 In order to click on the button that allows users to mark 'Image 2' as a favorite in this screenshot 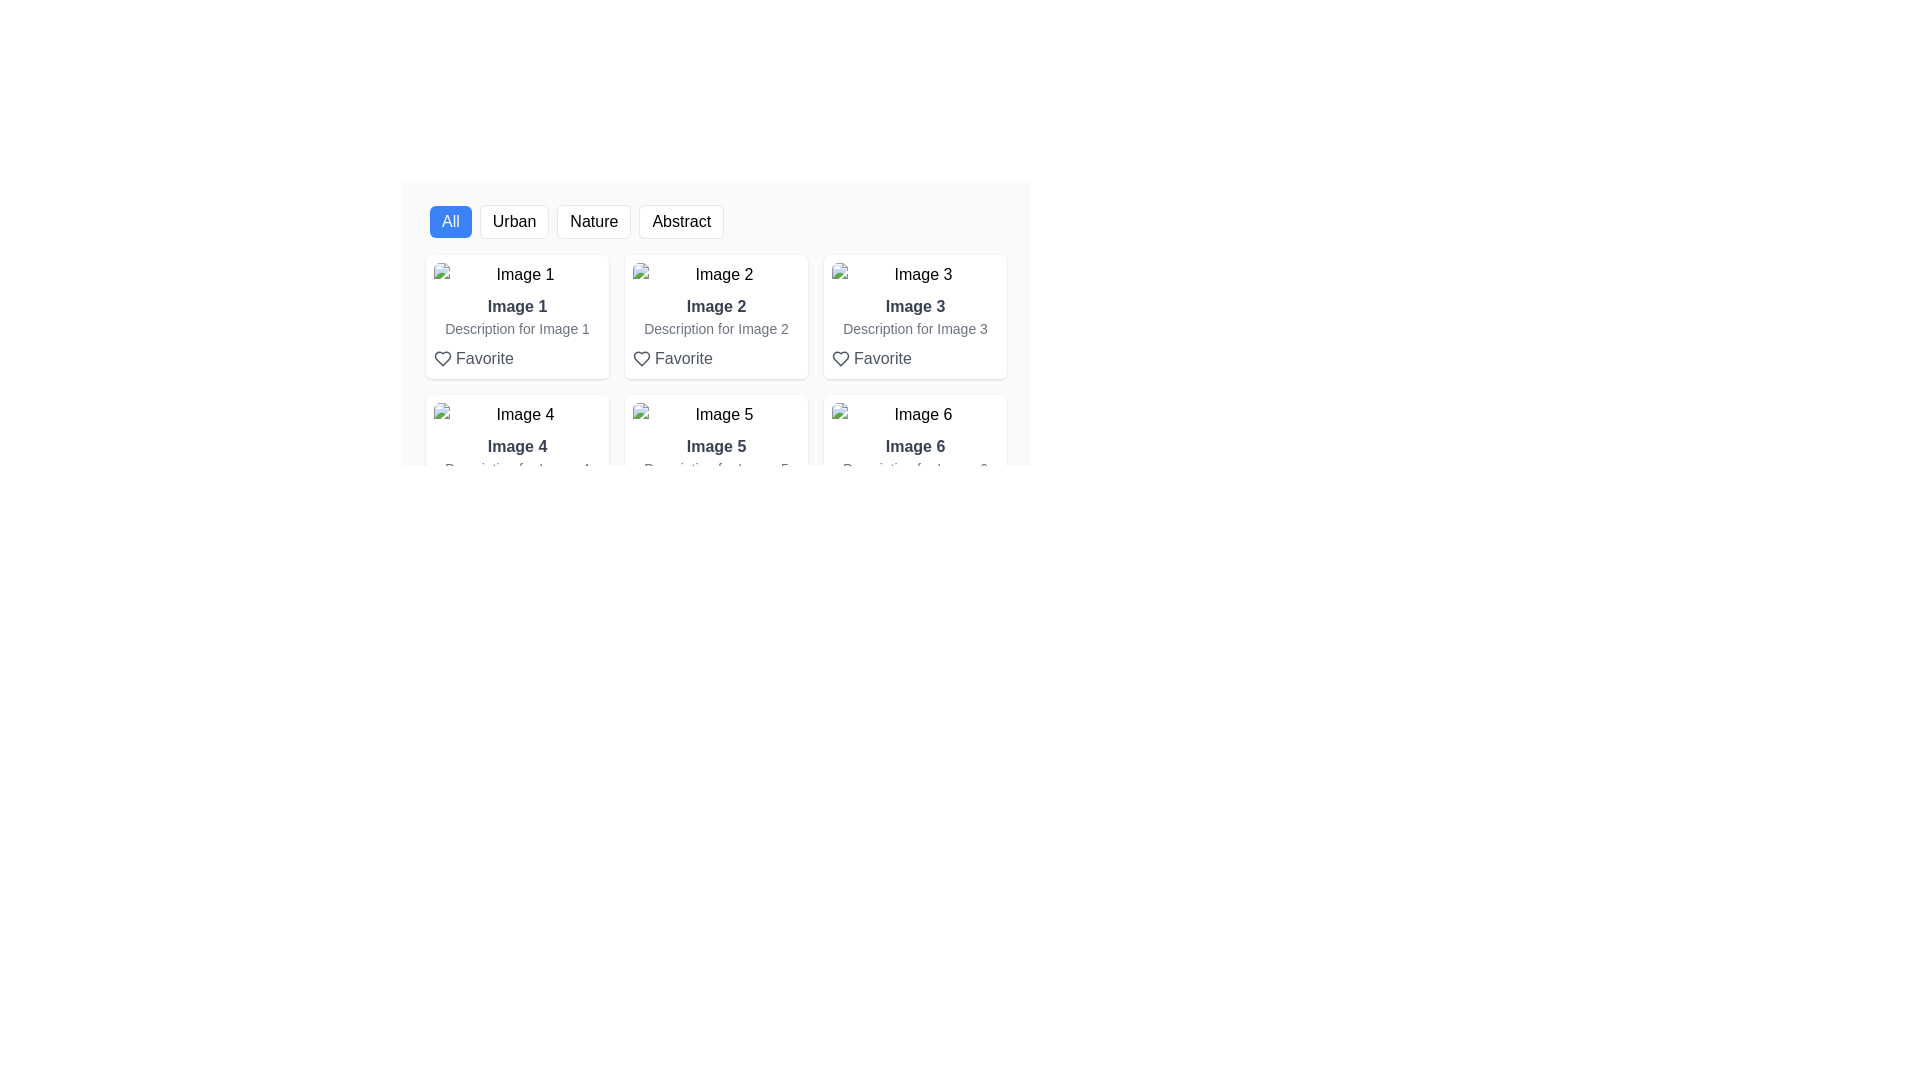, I will do `click(672, 357)`.